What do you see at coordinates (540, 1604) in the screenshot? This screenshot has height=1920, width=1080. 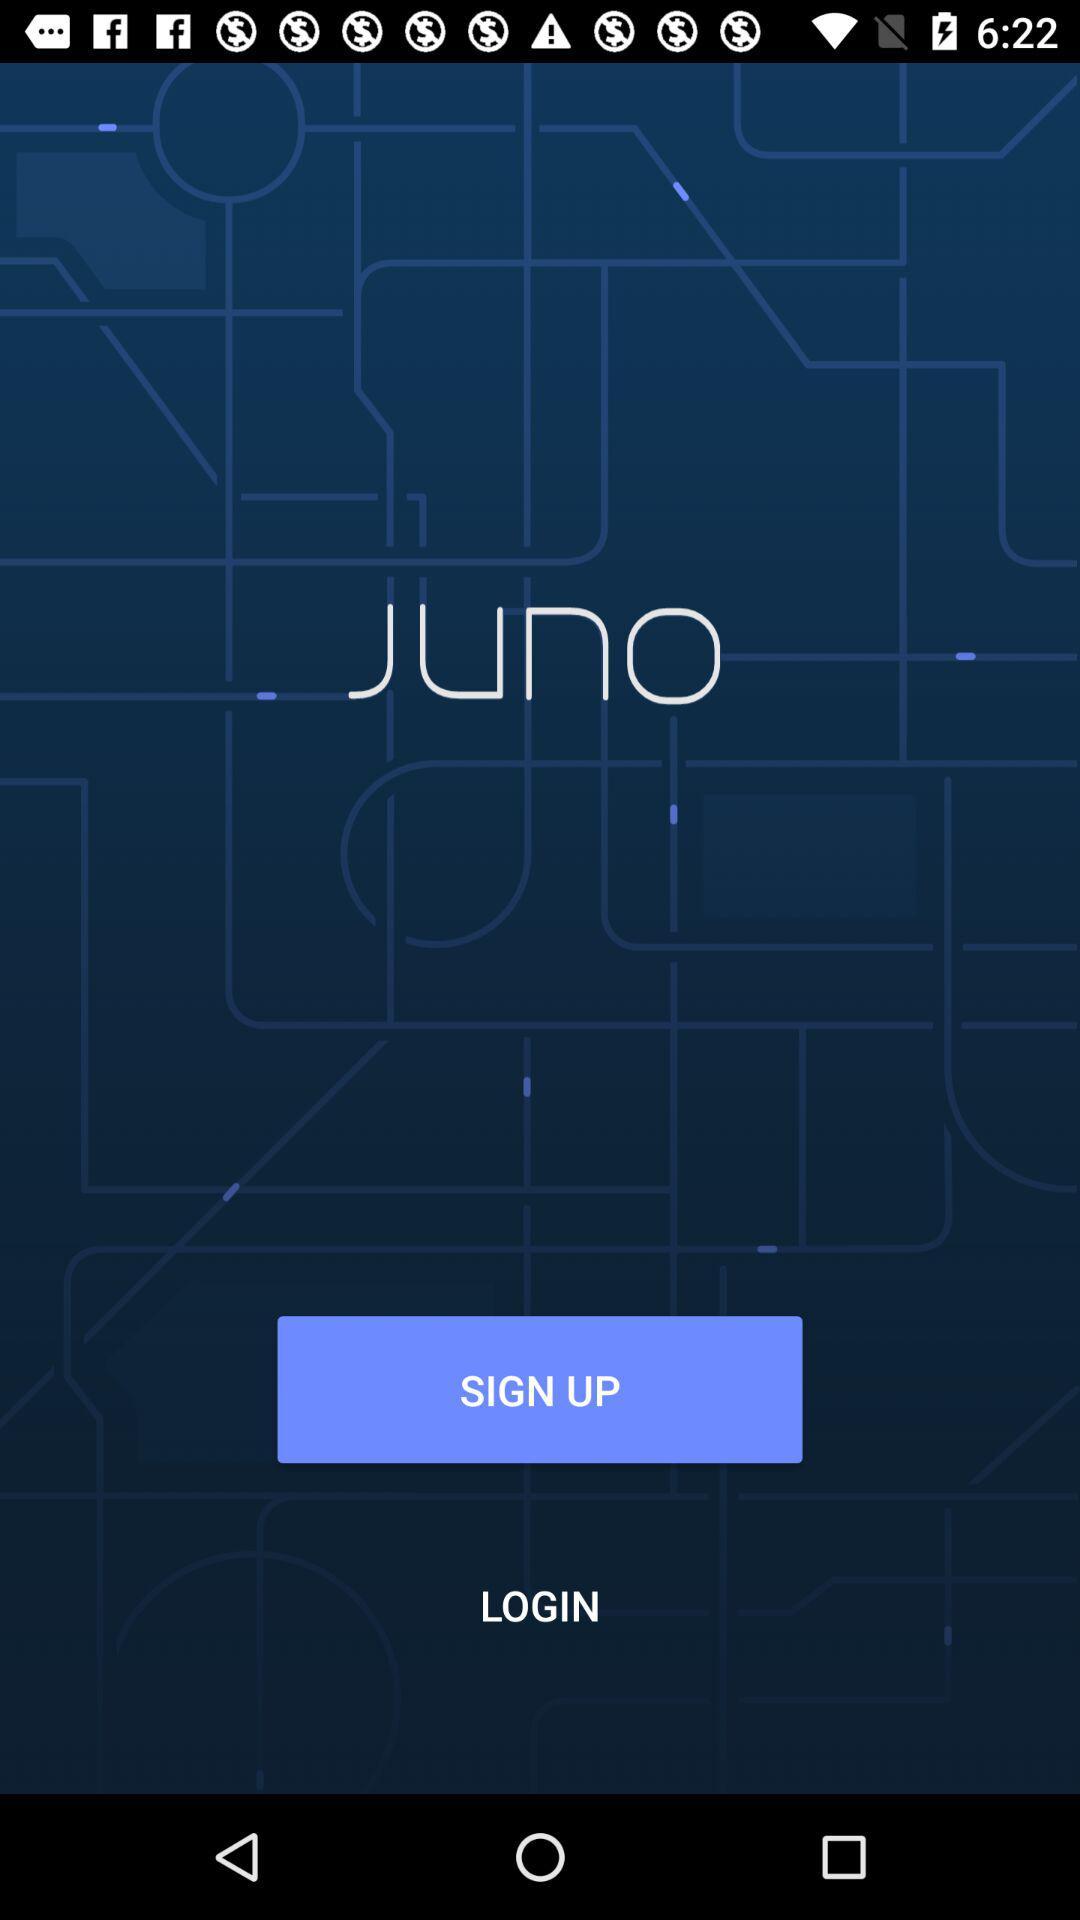 I see `login icon` at bounding box center [540, 1604].